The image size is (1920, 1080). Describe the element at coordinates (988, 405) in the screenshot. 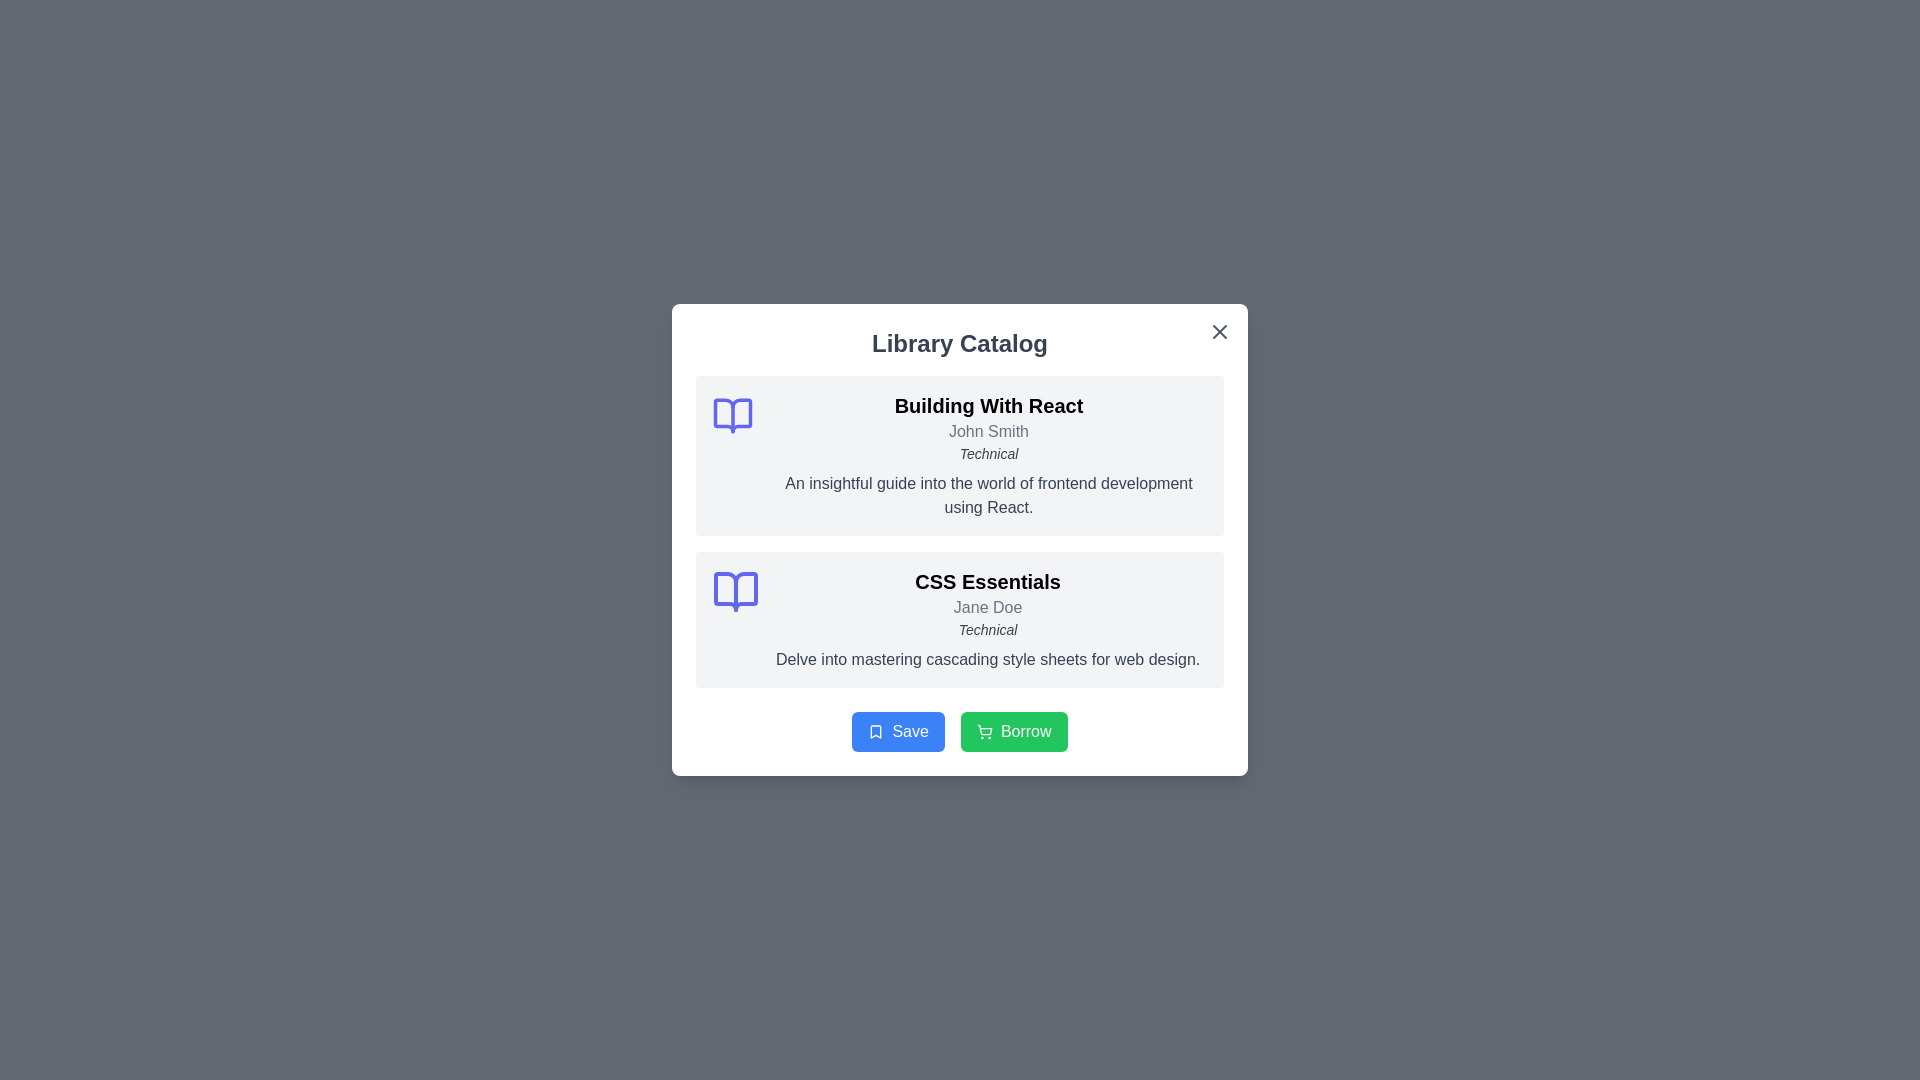

I see `text label that displays 'Building With React', which is prominently styled in bold and large font, centered within its gray background area` at that location.